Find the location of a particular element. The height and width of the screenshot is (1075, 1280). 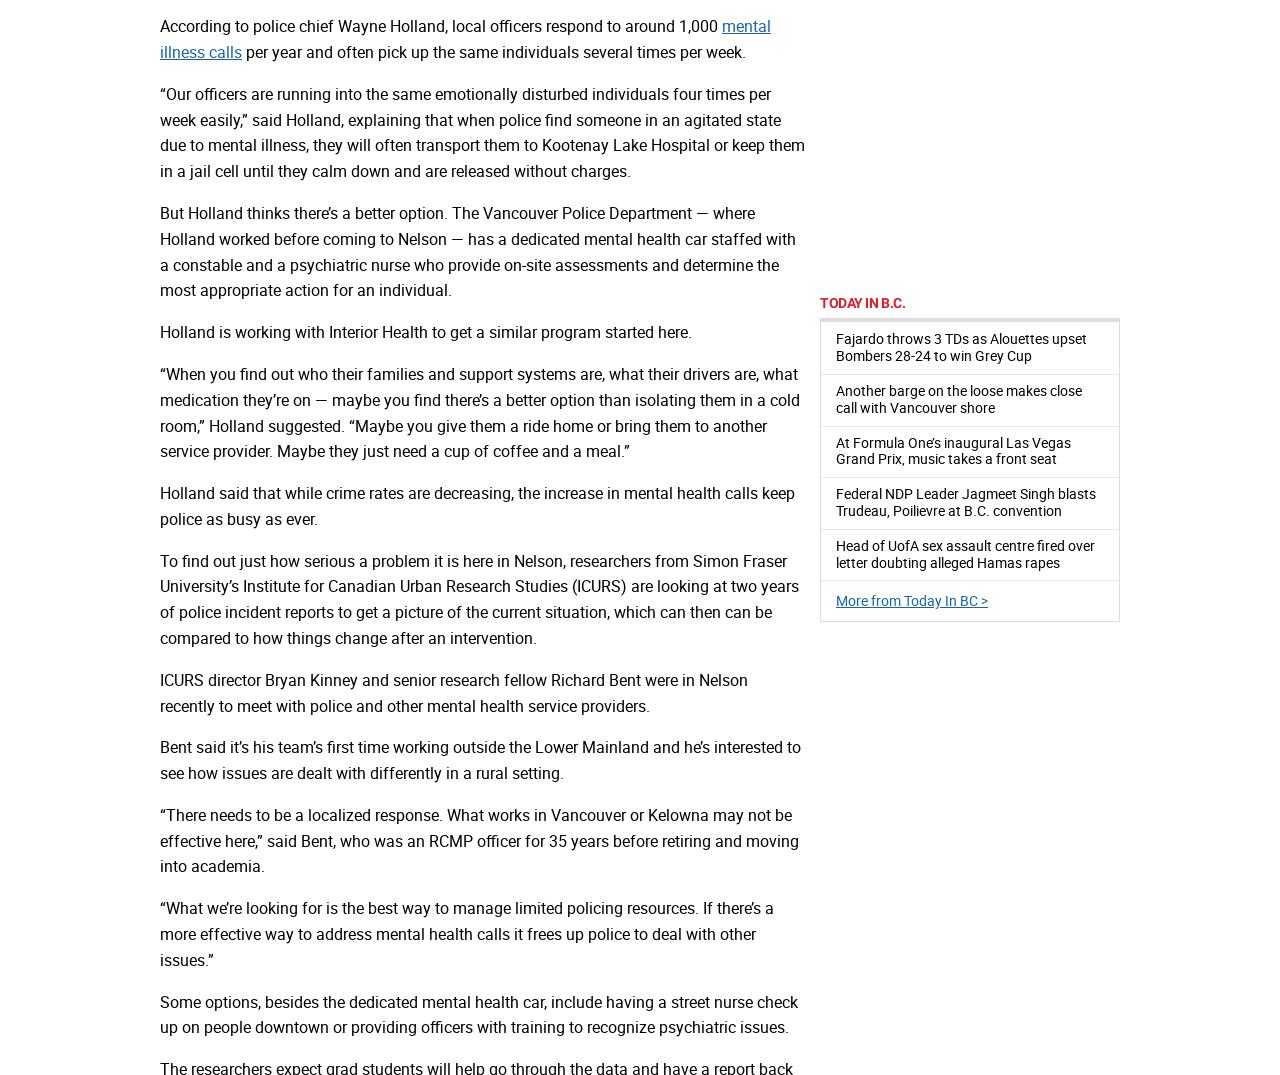

'But Holland thinks there’s a better option. The Vancouver Police Department — where Holland worked before coming to Nelson — has a dedicated mental health car staffed with a constable and a psychiatric nurse who provide on-site assessments and determine the most appropriate action for an individual.' is located at coordinates (476, 251).